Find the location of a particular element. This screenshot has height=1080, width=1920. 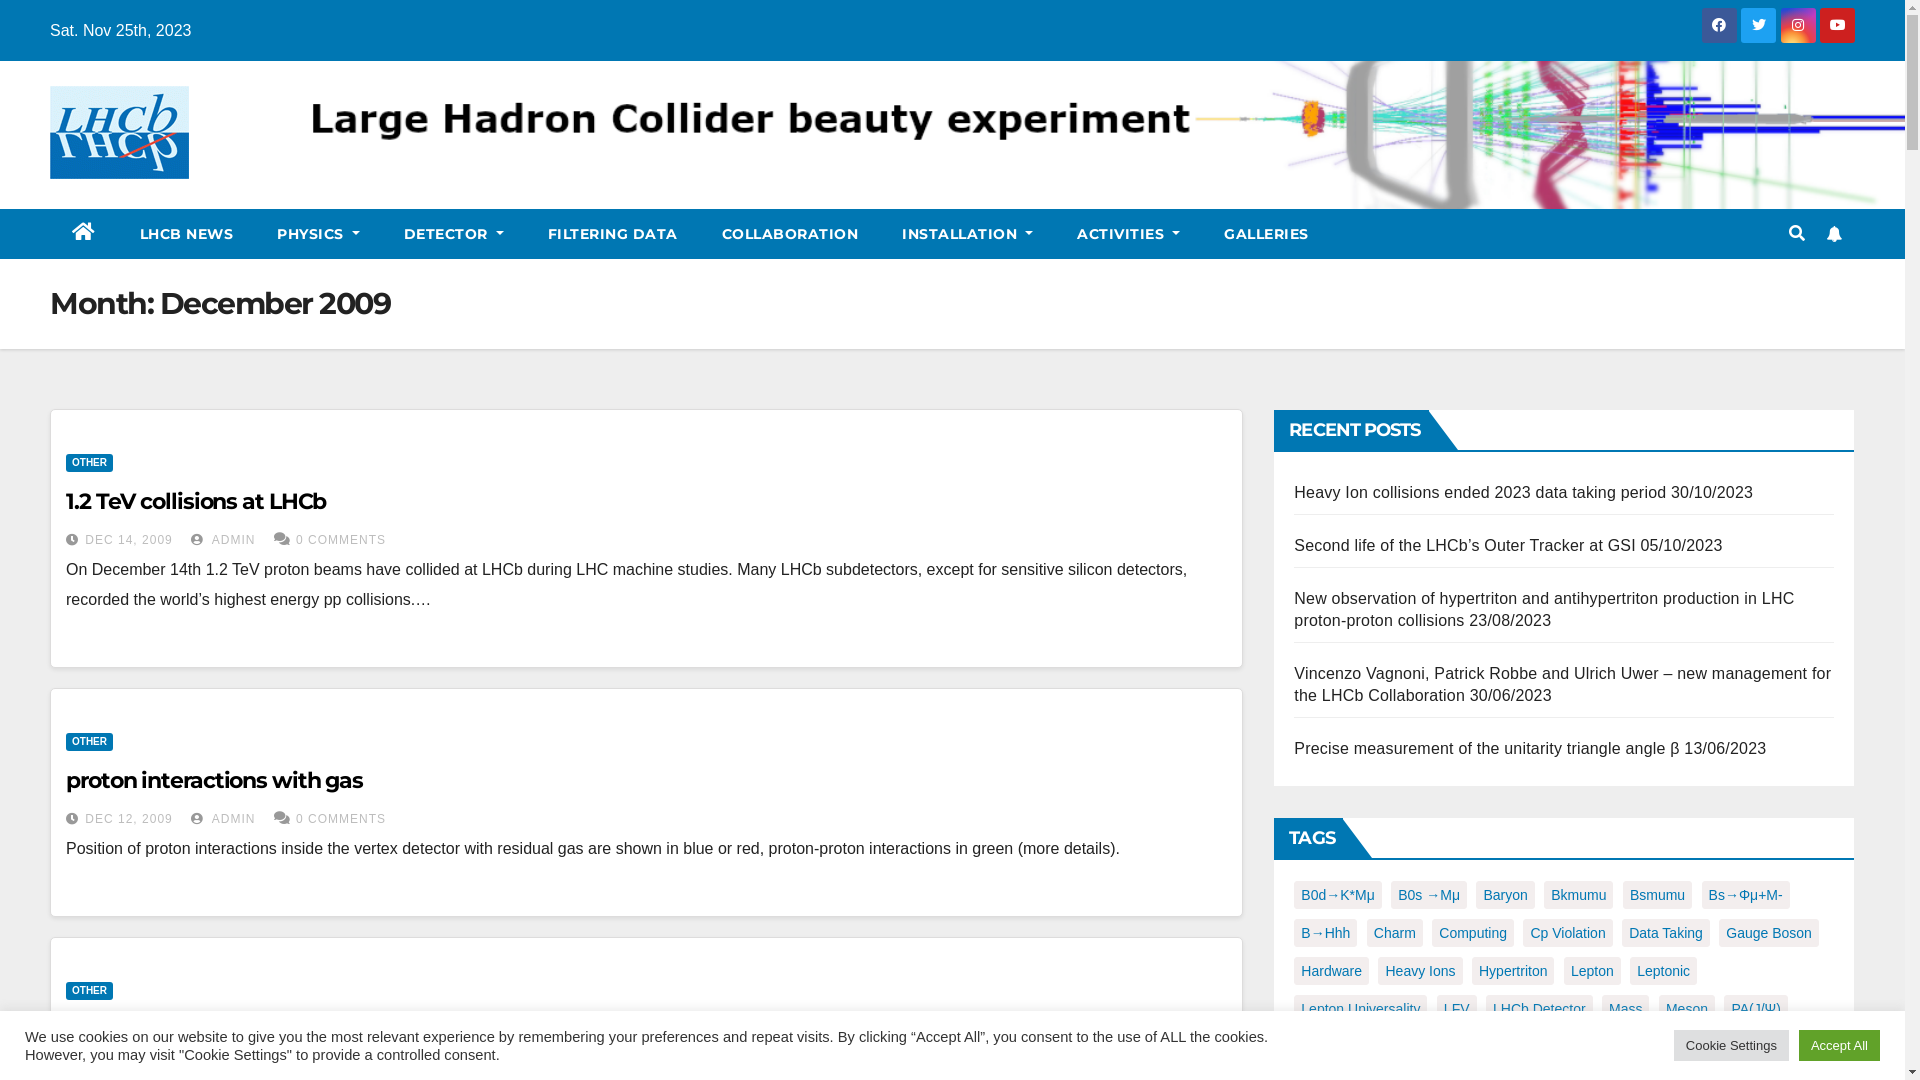

'Baryon' is located at coordinates (1476, 893).